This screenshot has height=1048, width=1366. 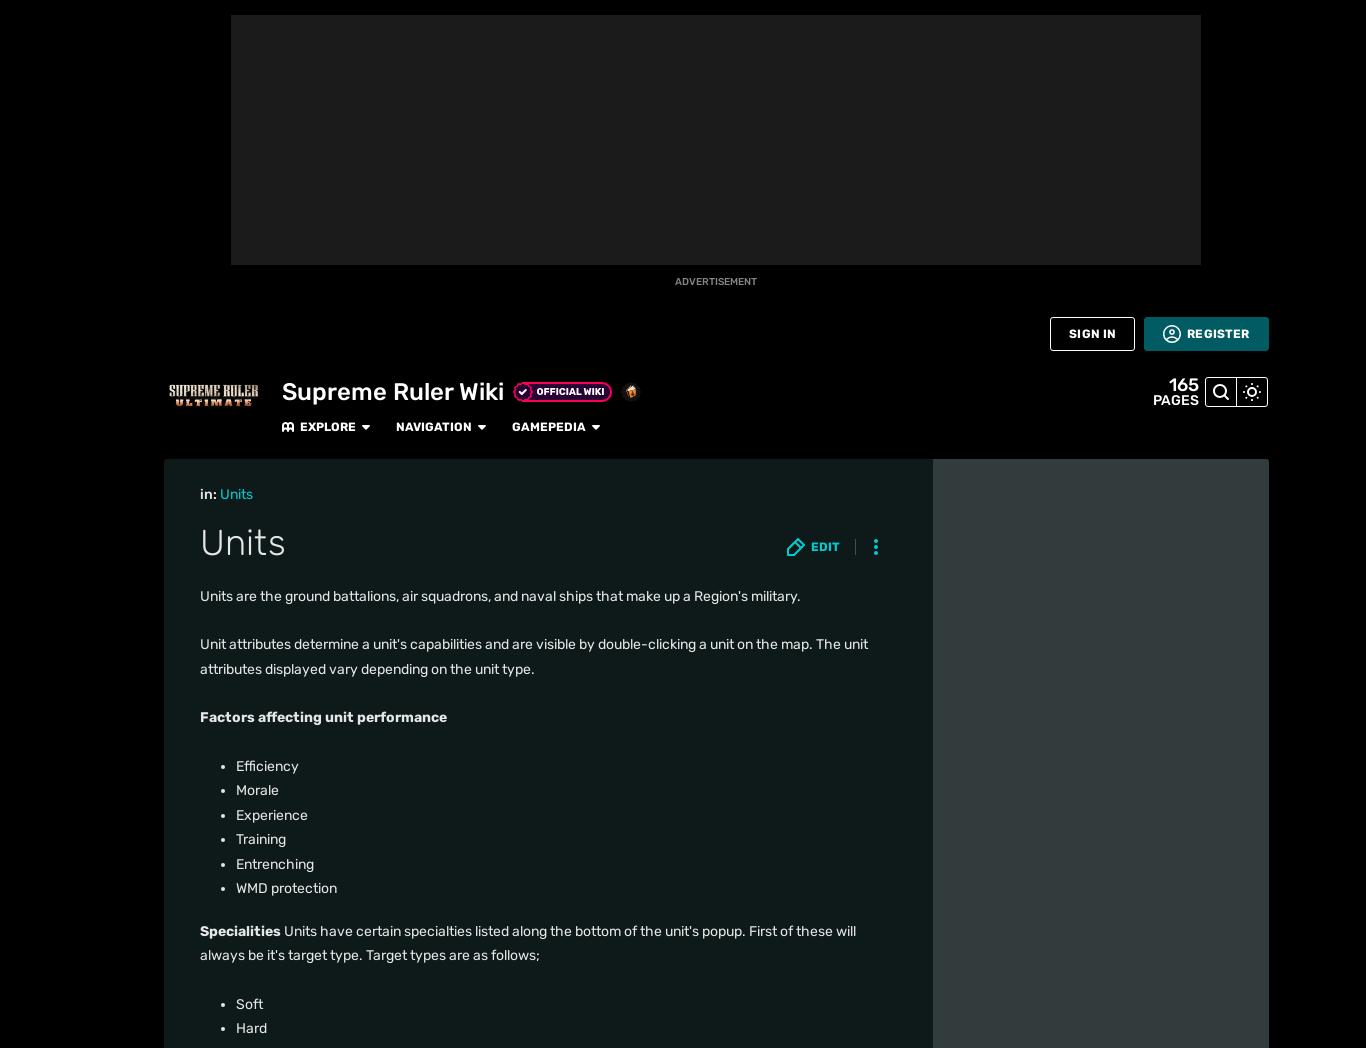 I want to click on 'Surface Defense', so click(x=262, y=241).